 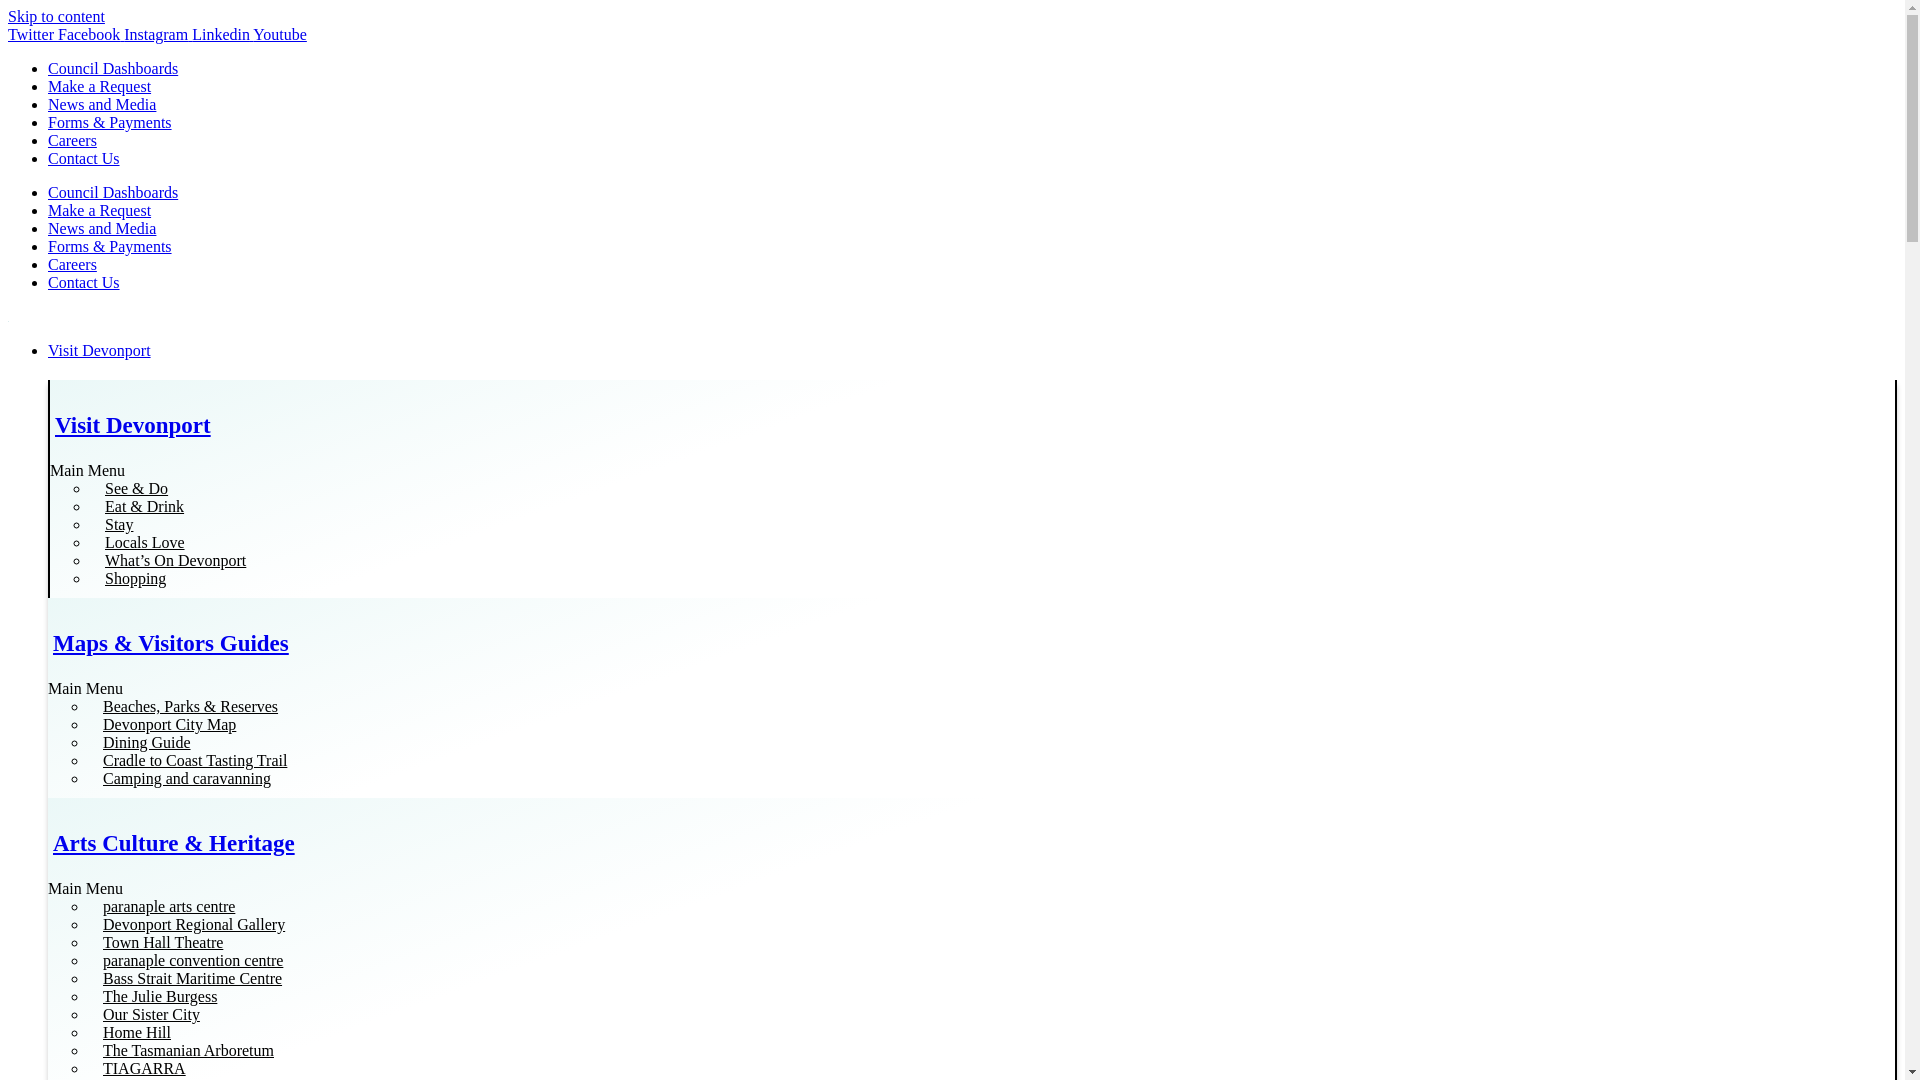 I want to click on 'paranaple convention centre', so click(x=86, y=959).